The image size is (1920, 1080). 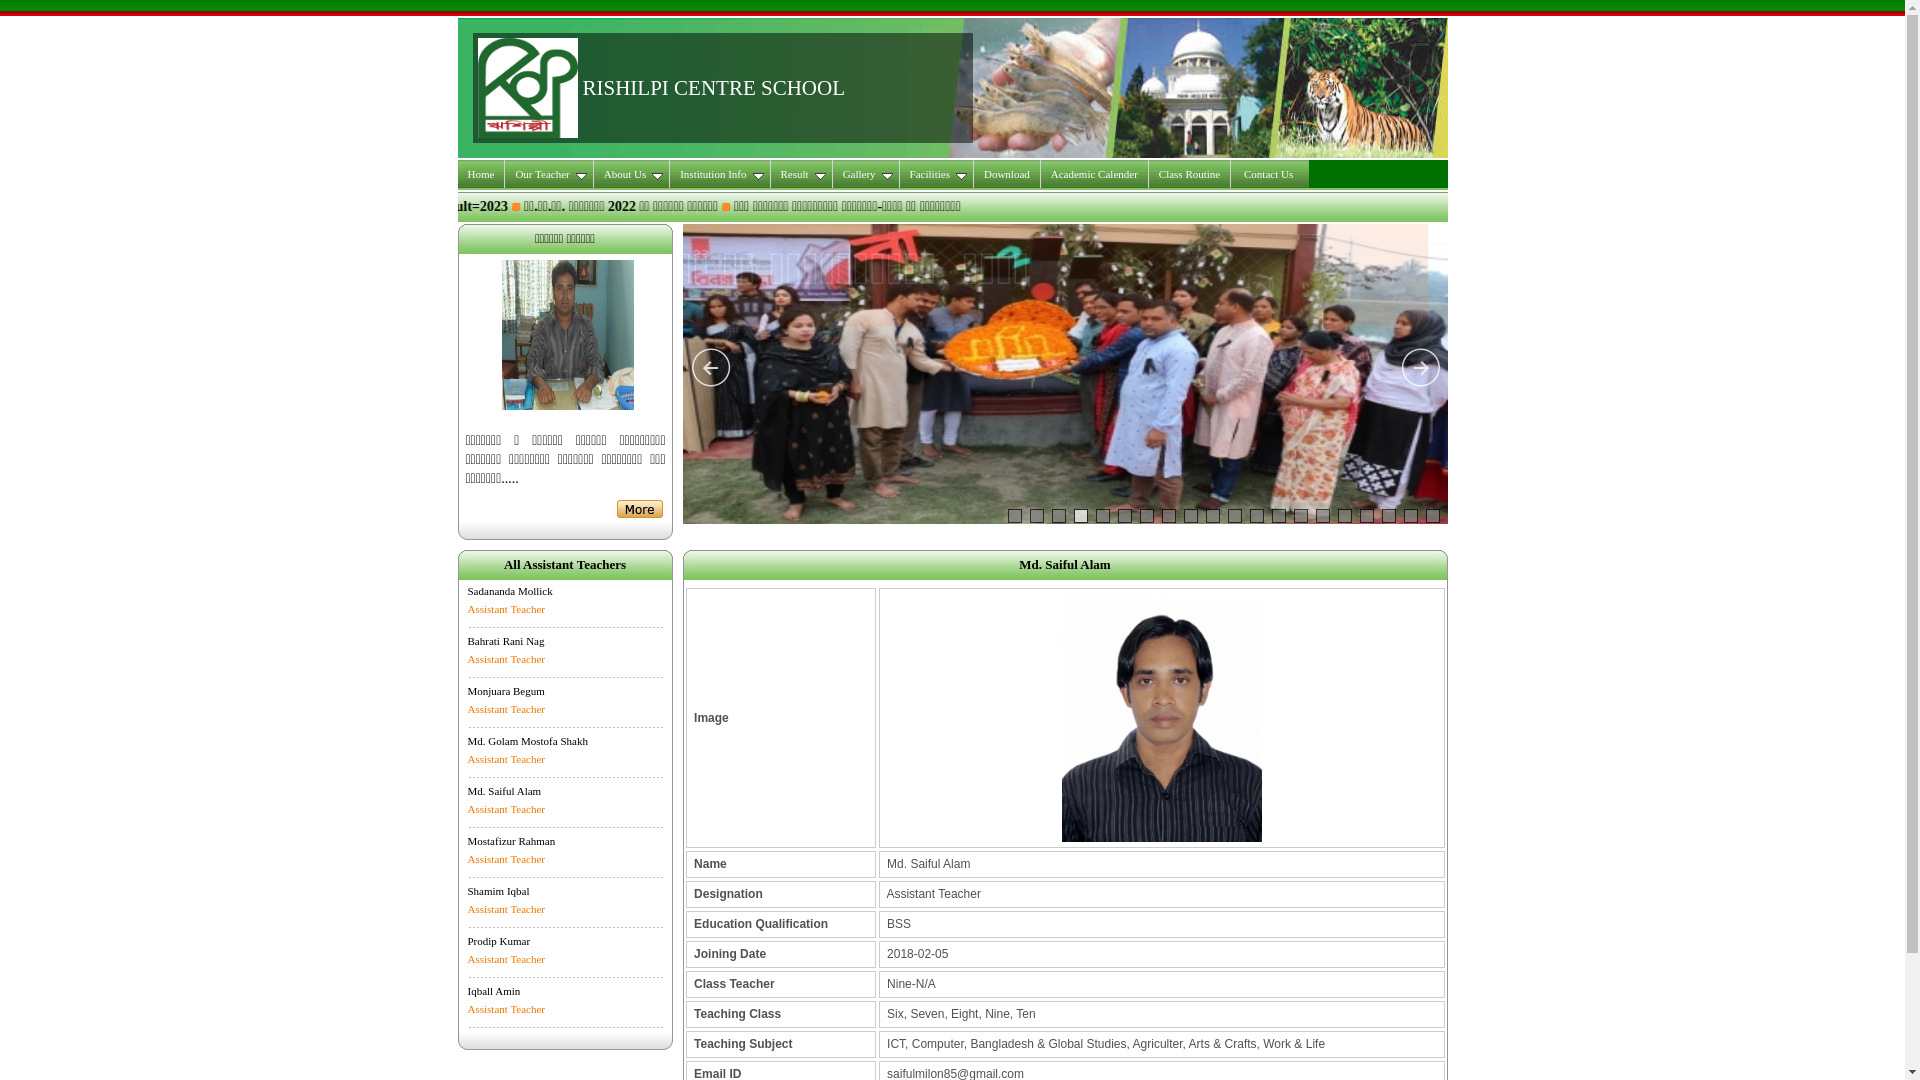 What do you see at coordinates (481, 172) in the screenshot?
I see `'Home'` at bounding box center [481, 172].